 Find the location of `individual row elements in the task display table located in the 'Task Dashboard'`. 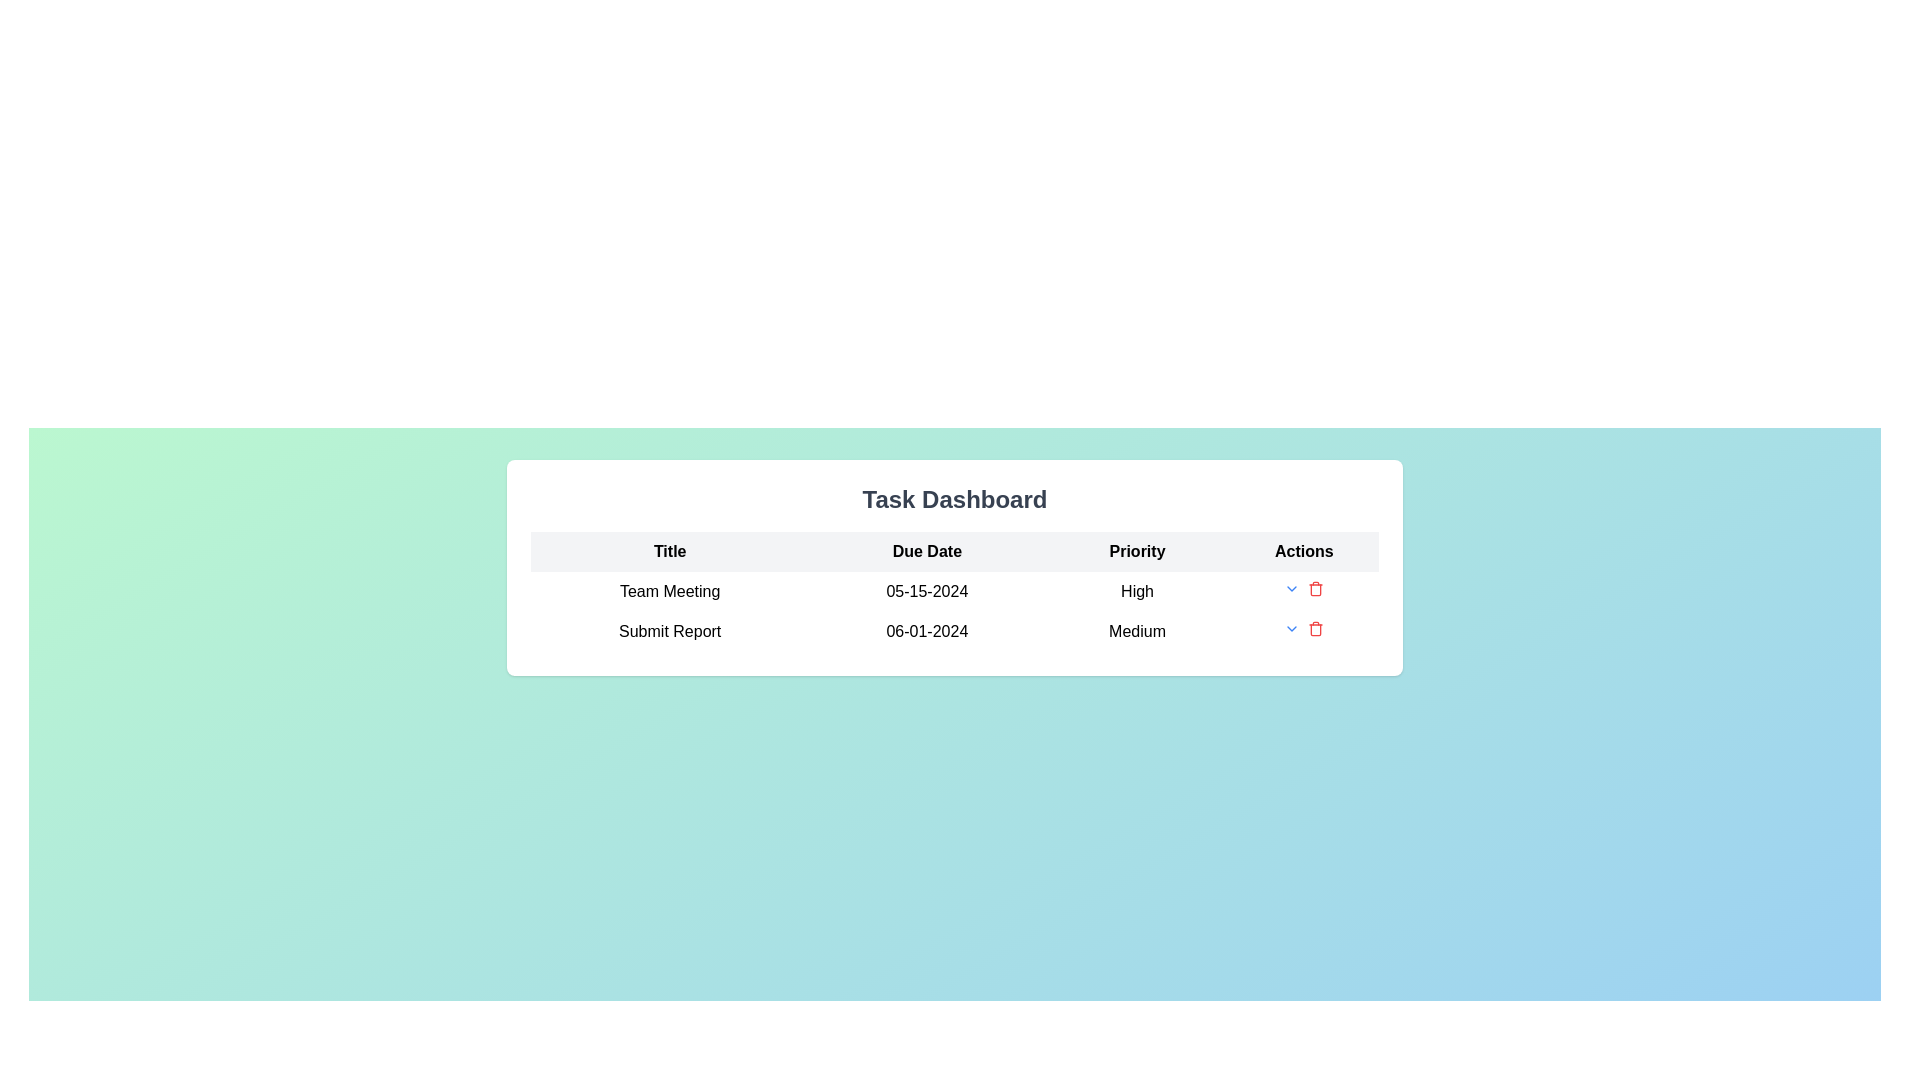

individual row elements in the task display table located in the 'Task Dashboard' is located at coordinates (954, 590).